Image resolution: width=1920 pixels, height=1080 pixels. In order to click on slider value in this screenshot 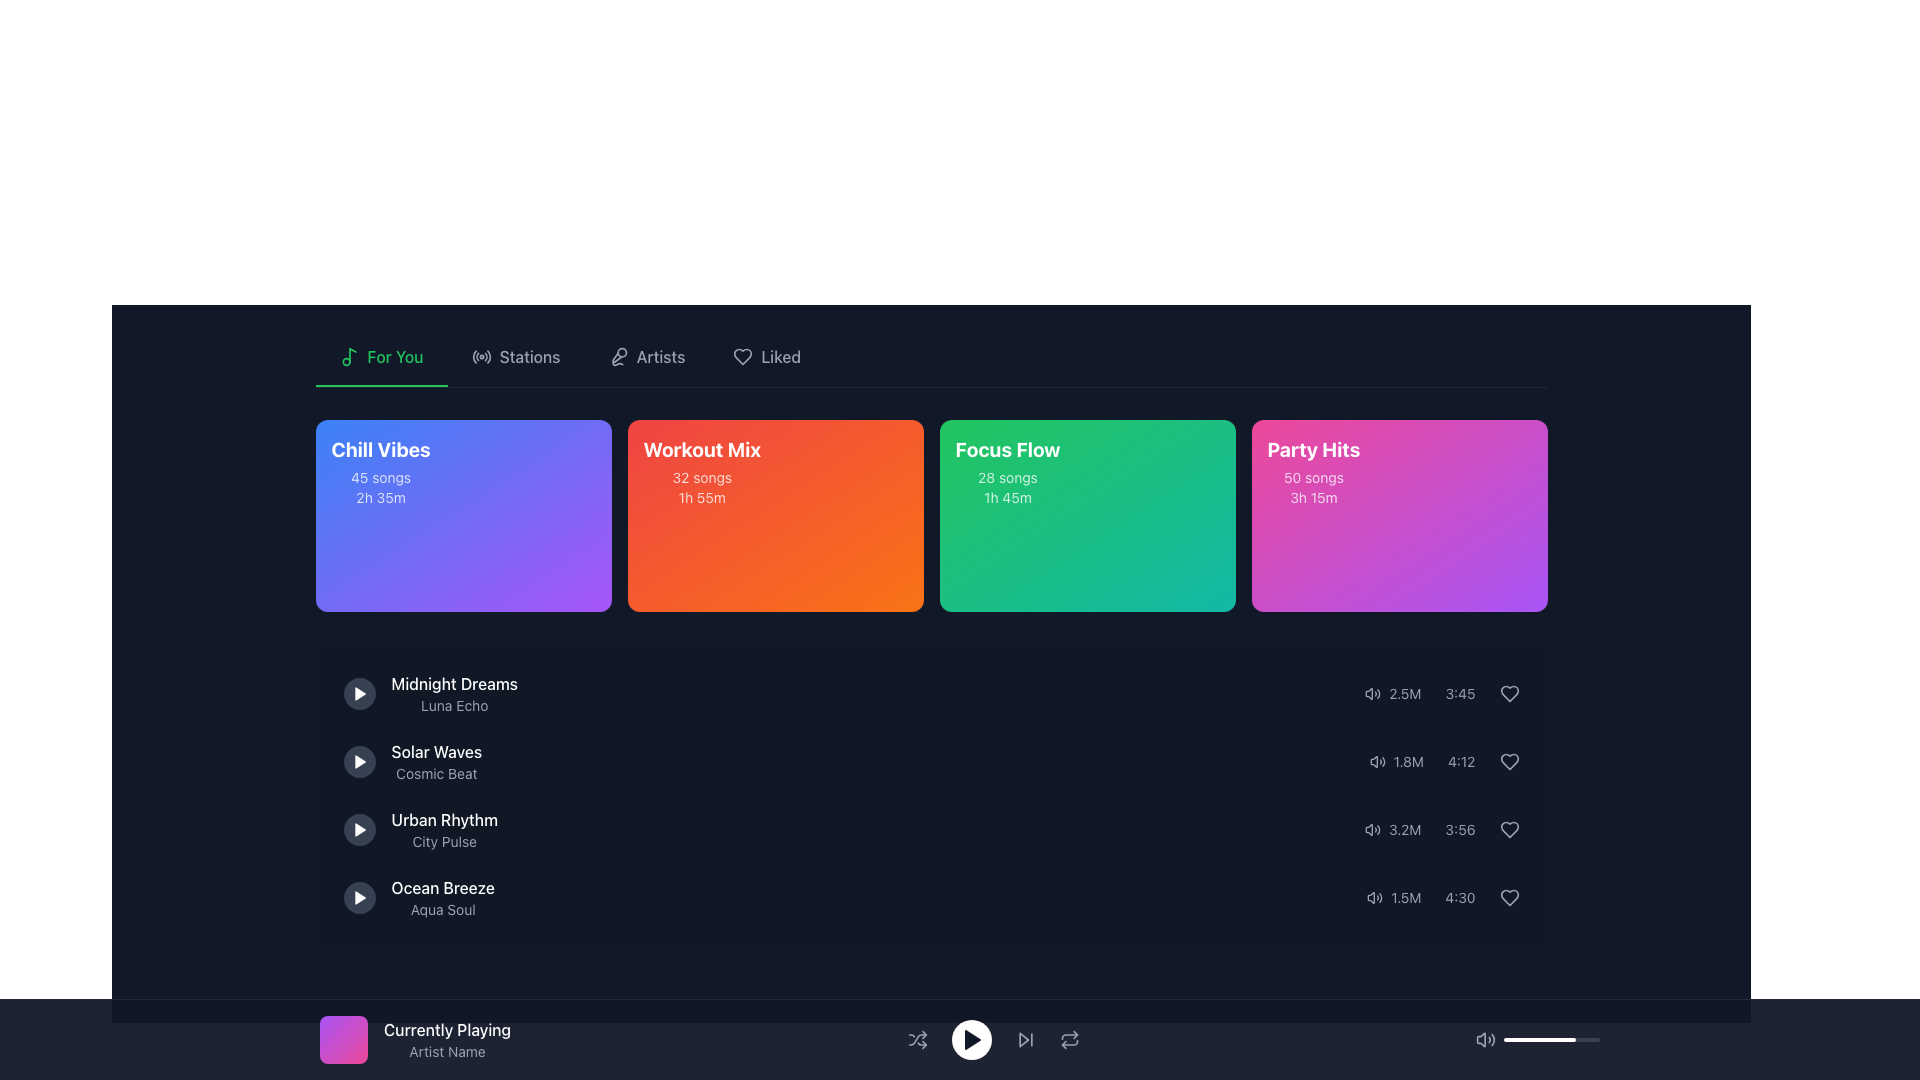, I will do `click(1515, 1039)`.